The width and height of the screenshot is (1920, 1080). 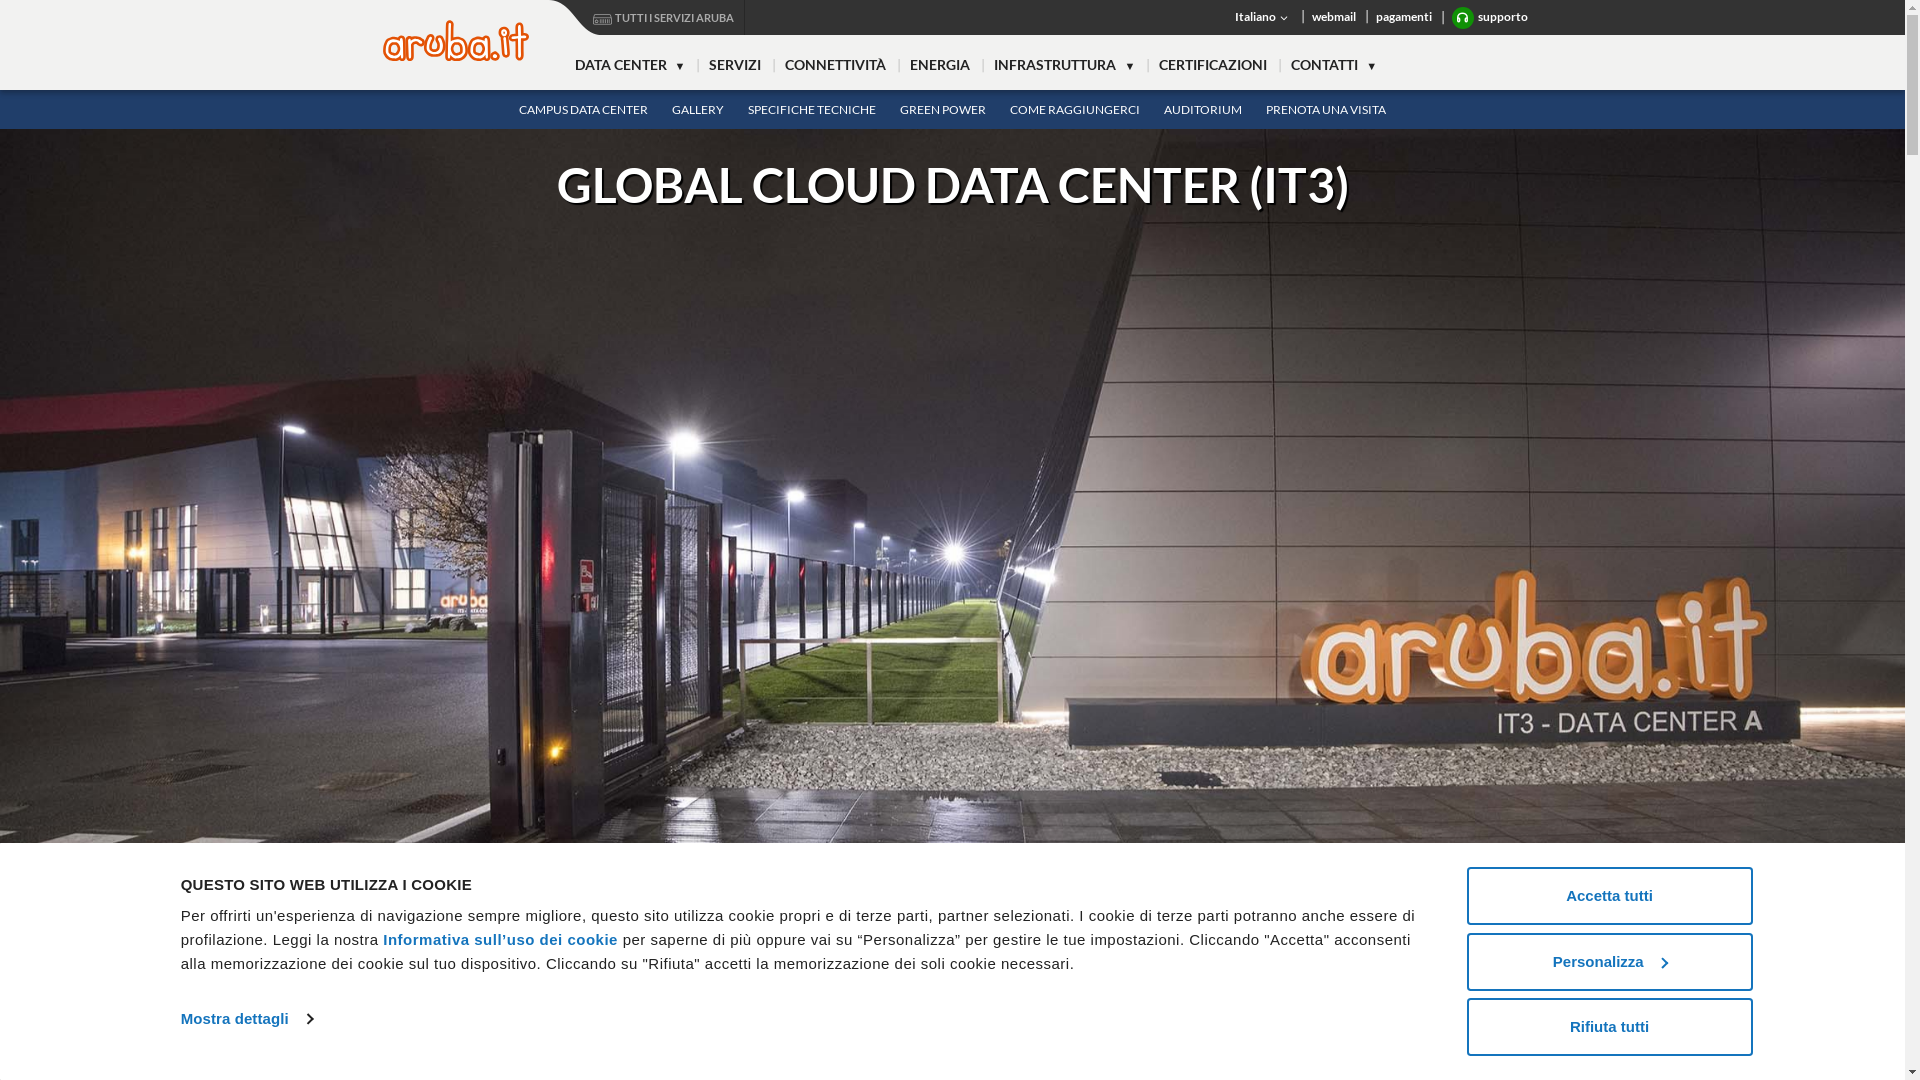 I want to click on 'COME RAGGIUNGERCI', so click(x=1074, y=109).